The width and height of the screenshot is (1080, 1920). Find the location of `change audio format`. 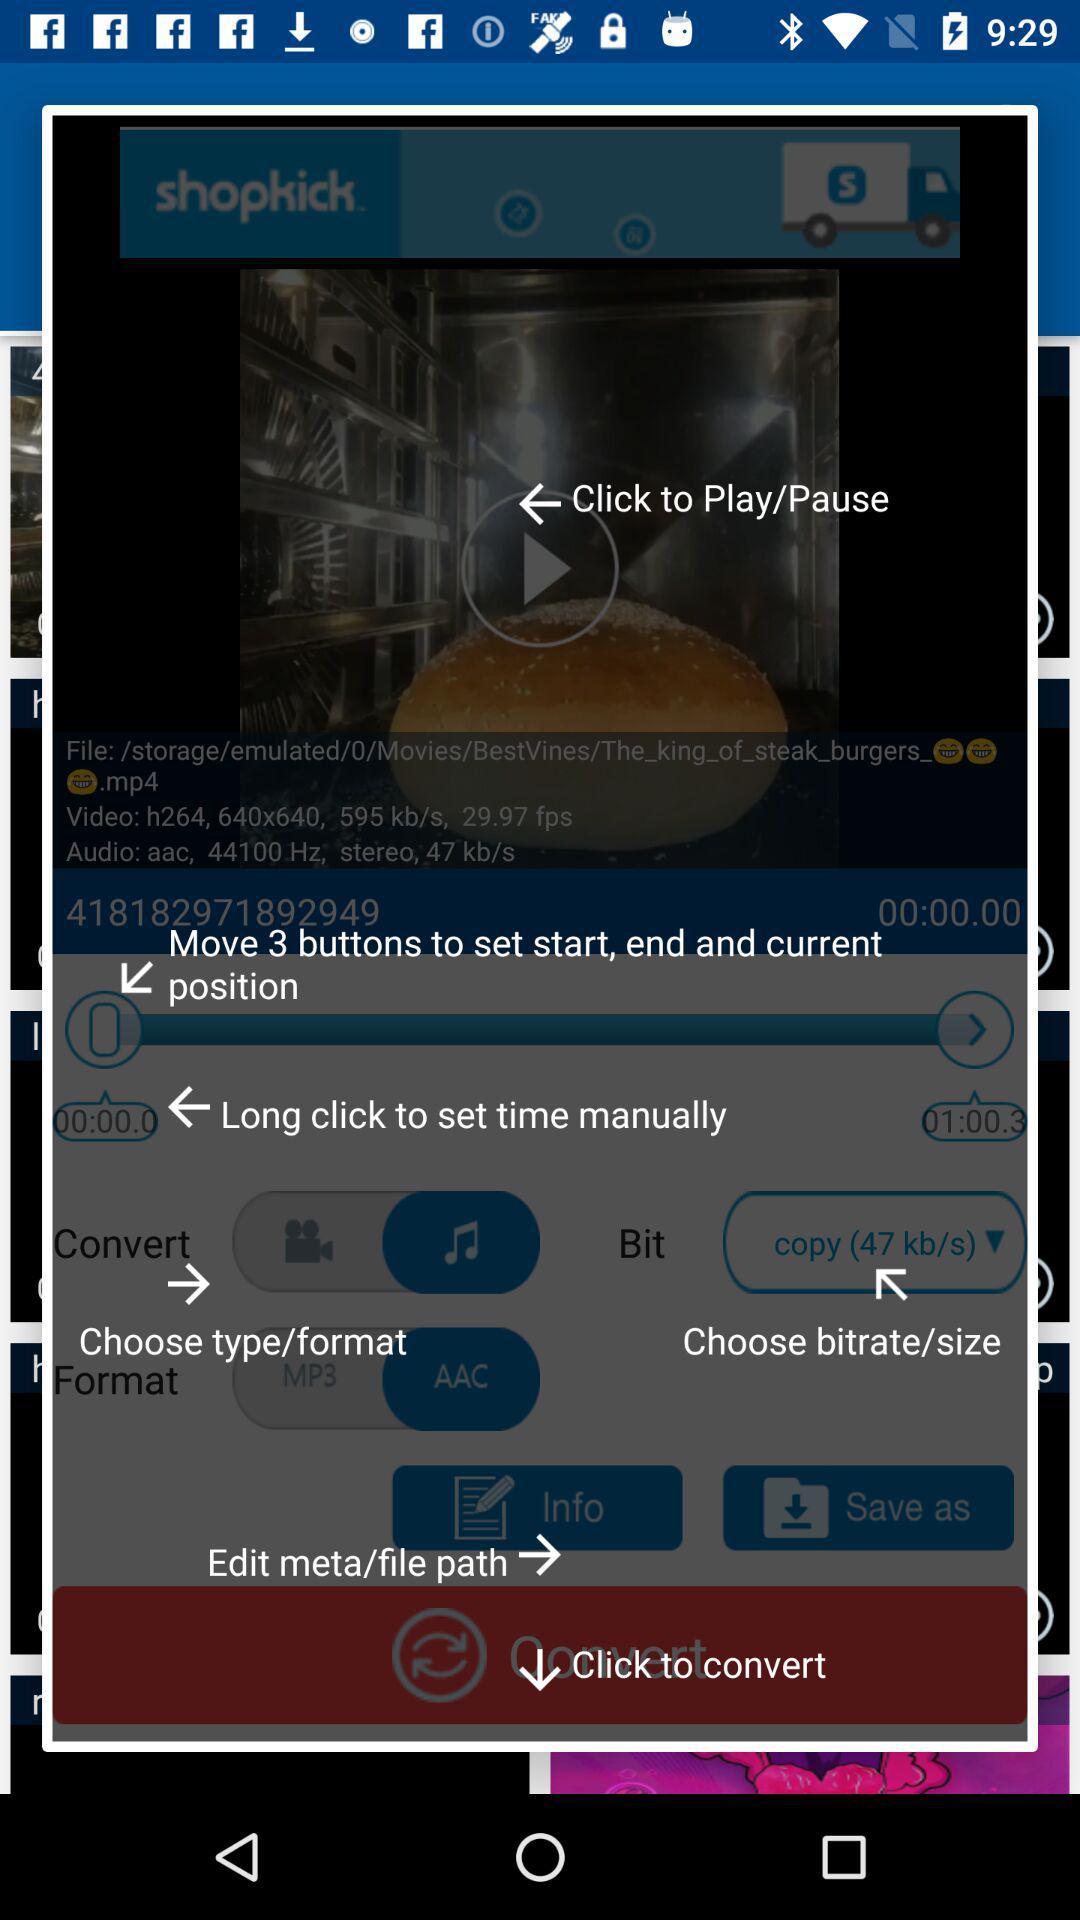

change audio format is located at coordinates (461, 1378).